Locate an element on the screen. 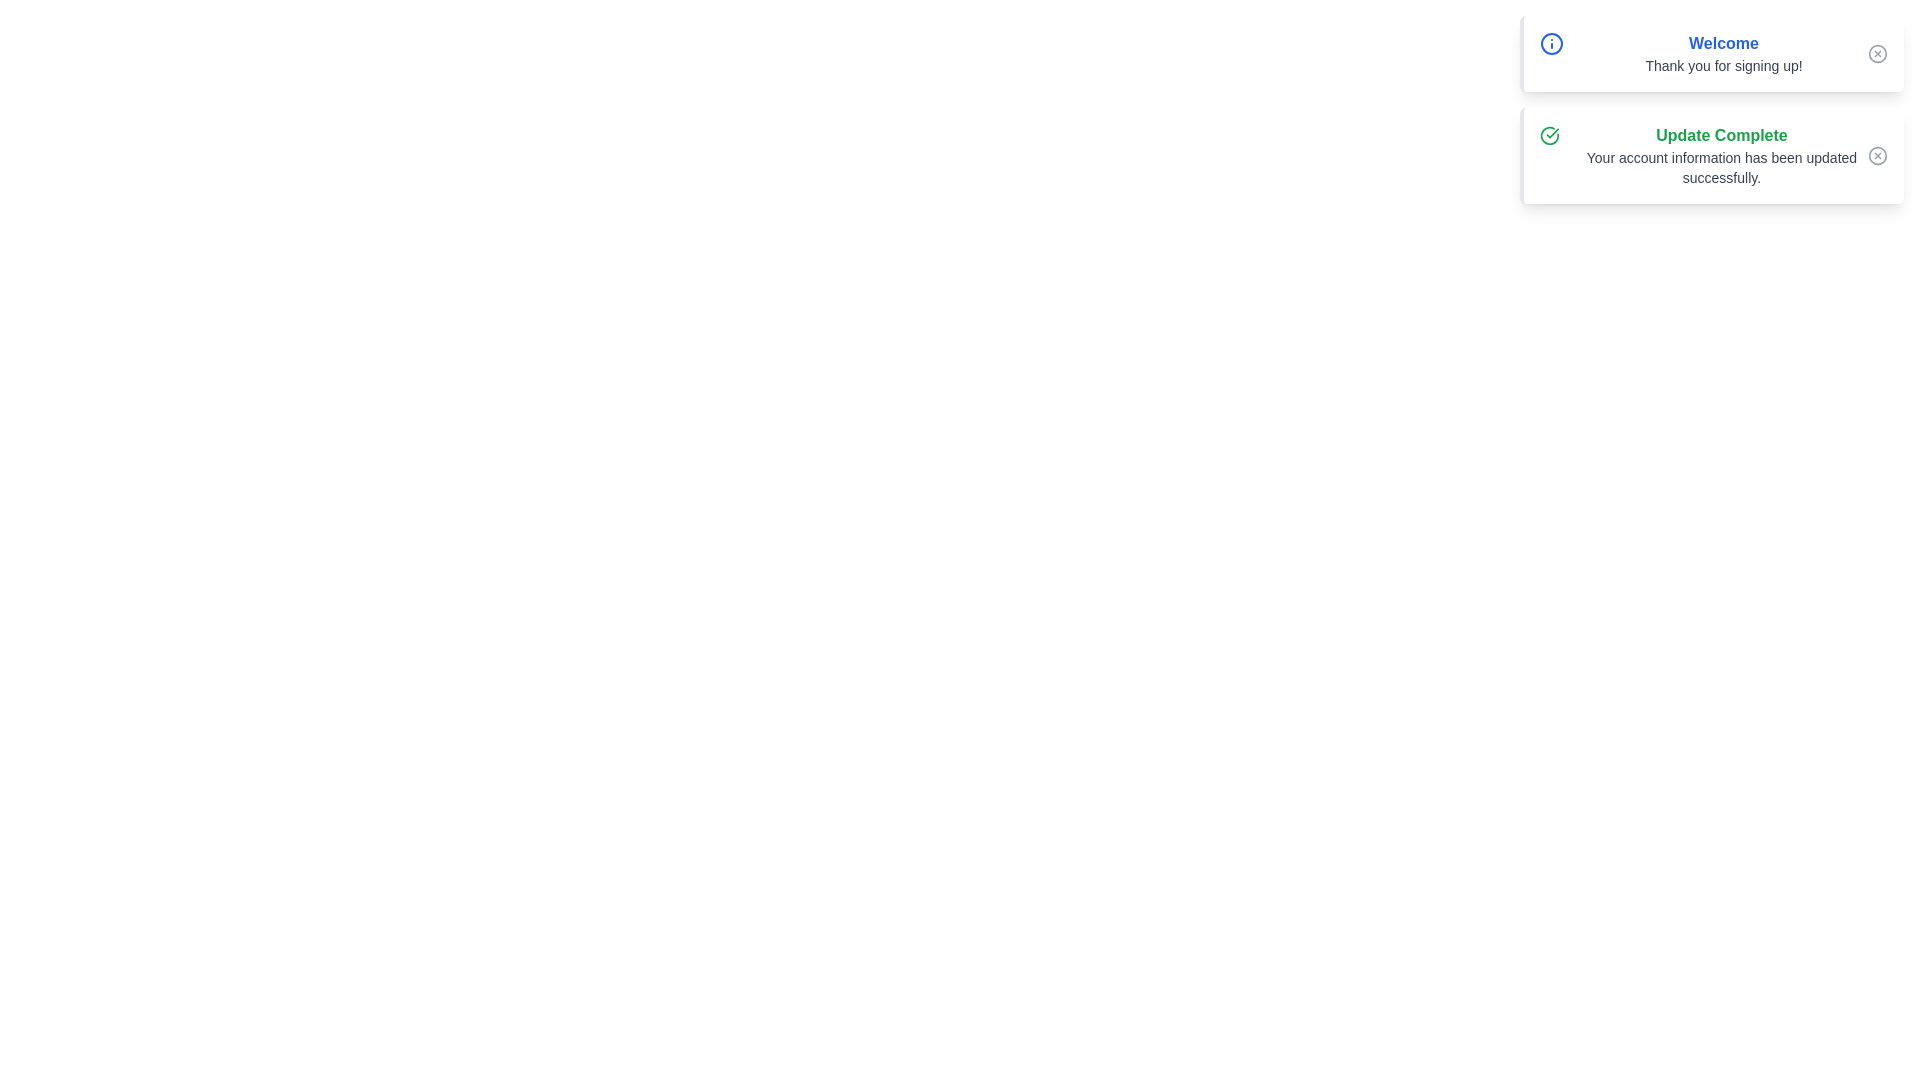 This screenshot has height=1080, width=1920. the close button represented as a circular gray icon with an 'X' inside, located at the top-right corner of the 'Welcome' notification box is located at coordinates (1876, 53).